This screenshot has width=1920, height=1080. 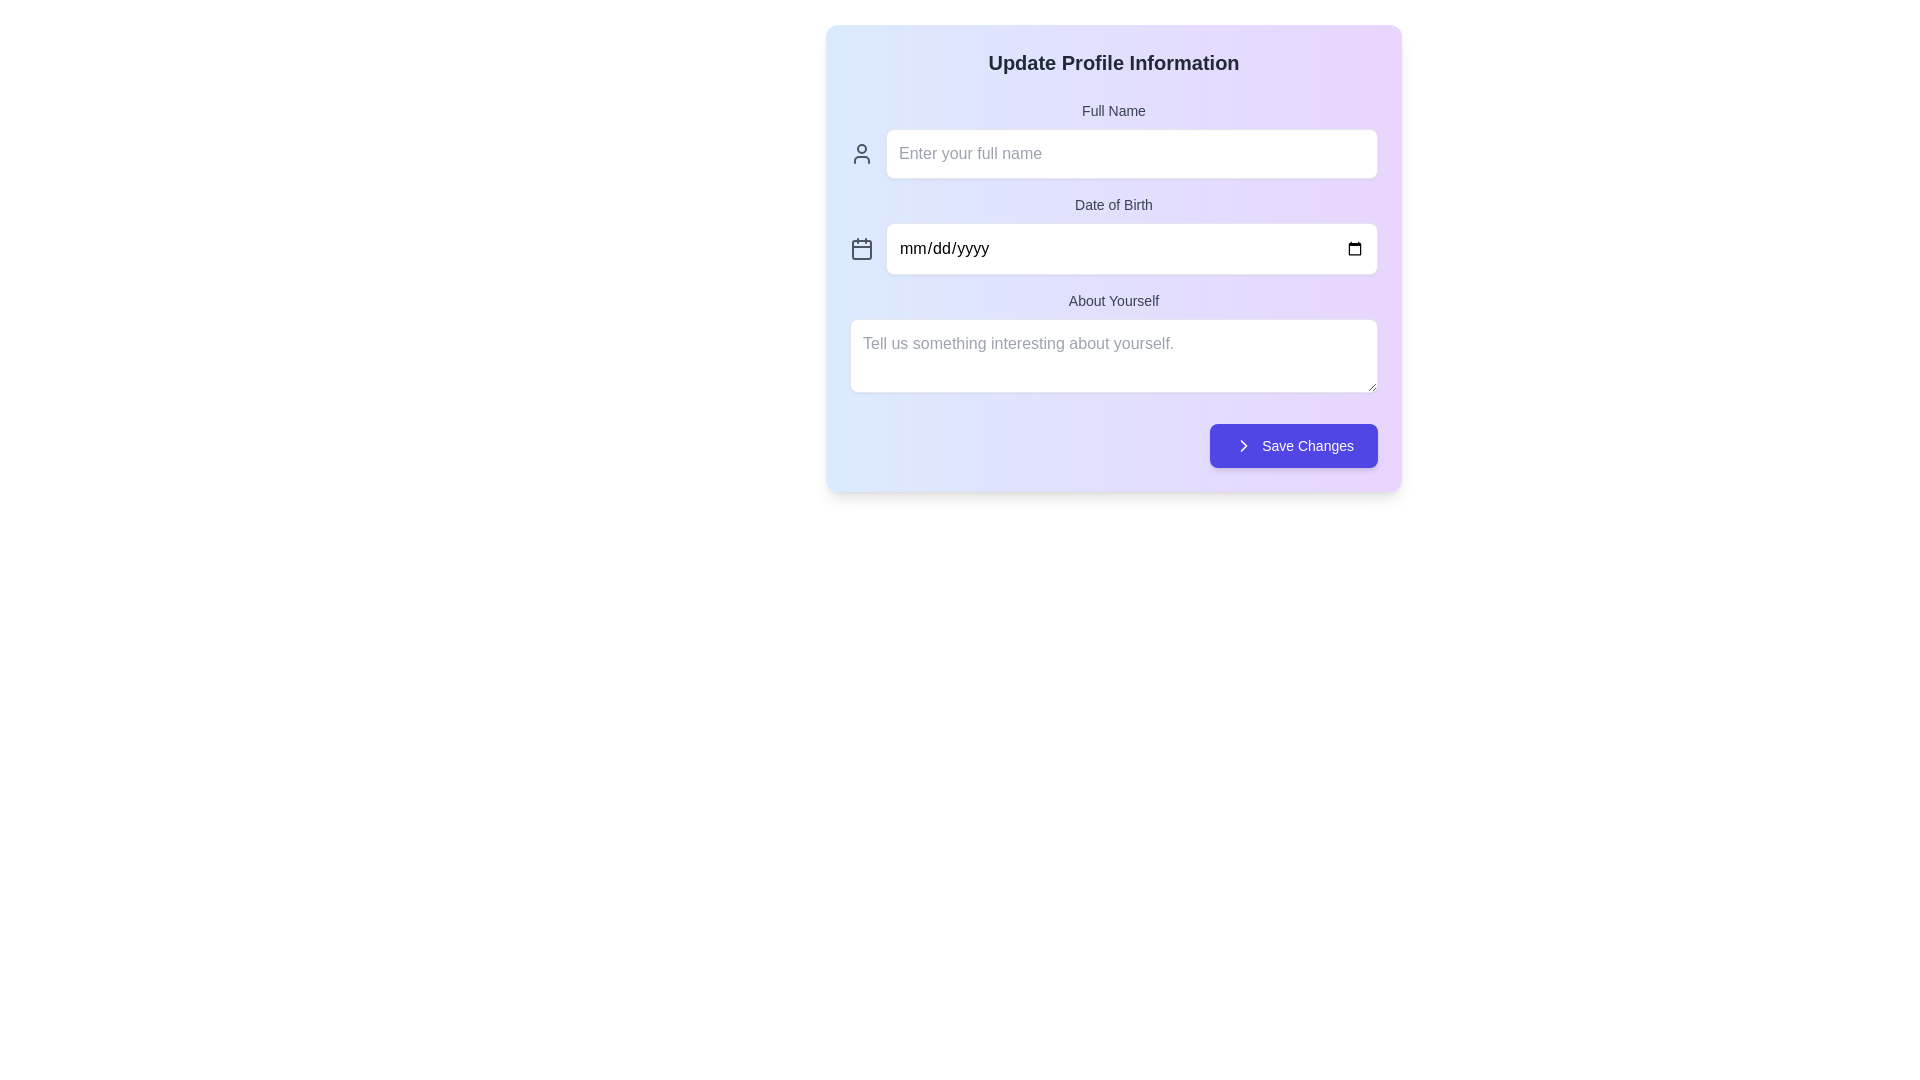 What do you see at coordinates (1112, 138) in the screenshot?
I see `the 'Full Name' input field to focus and start typing` at bounding box center [1112, 138].